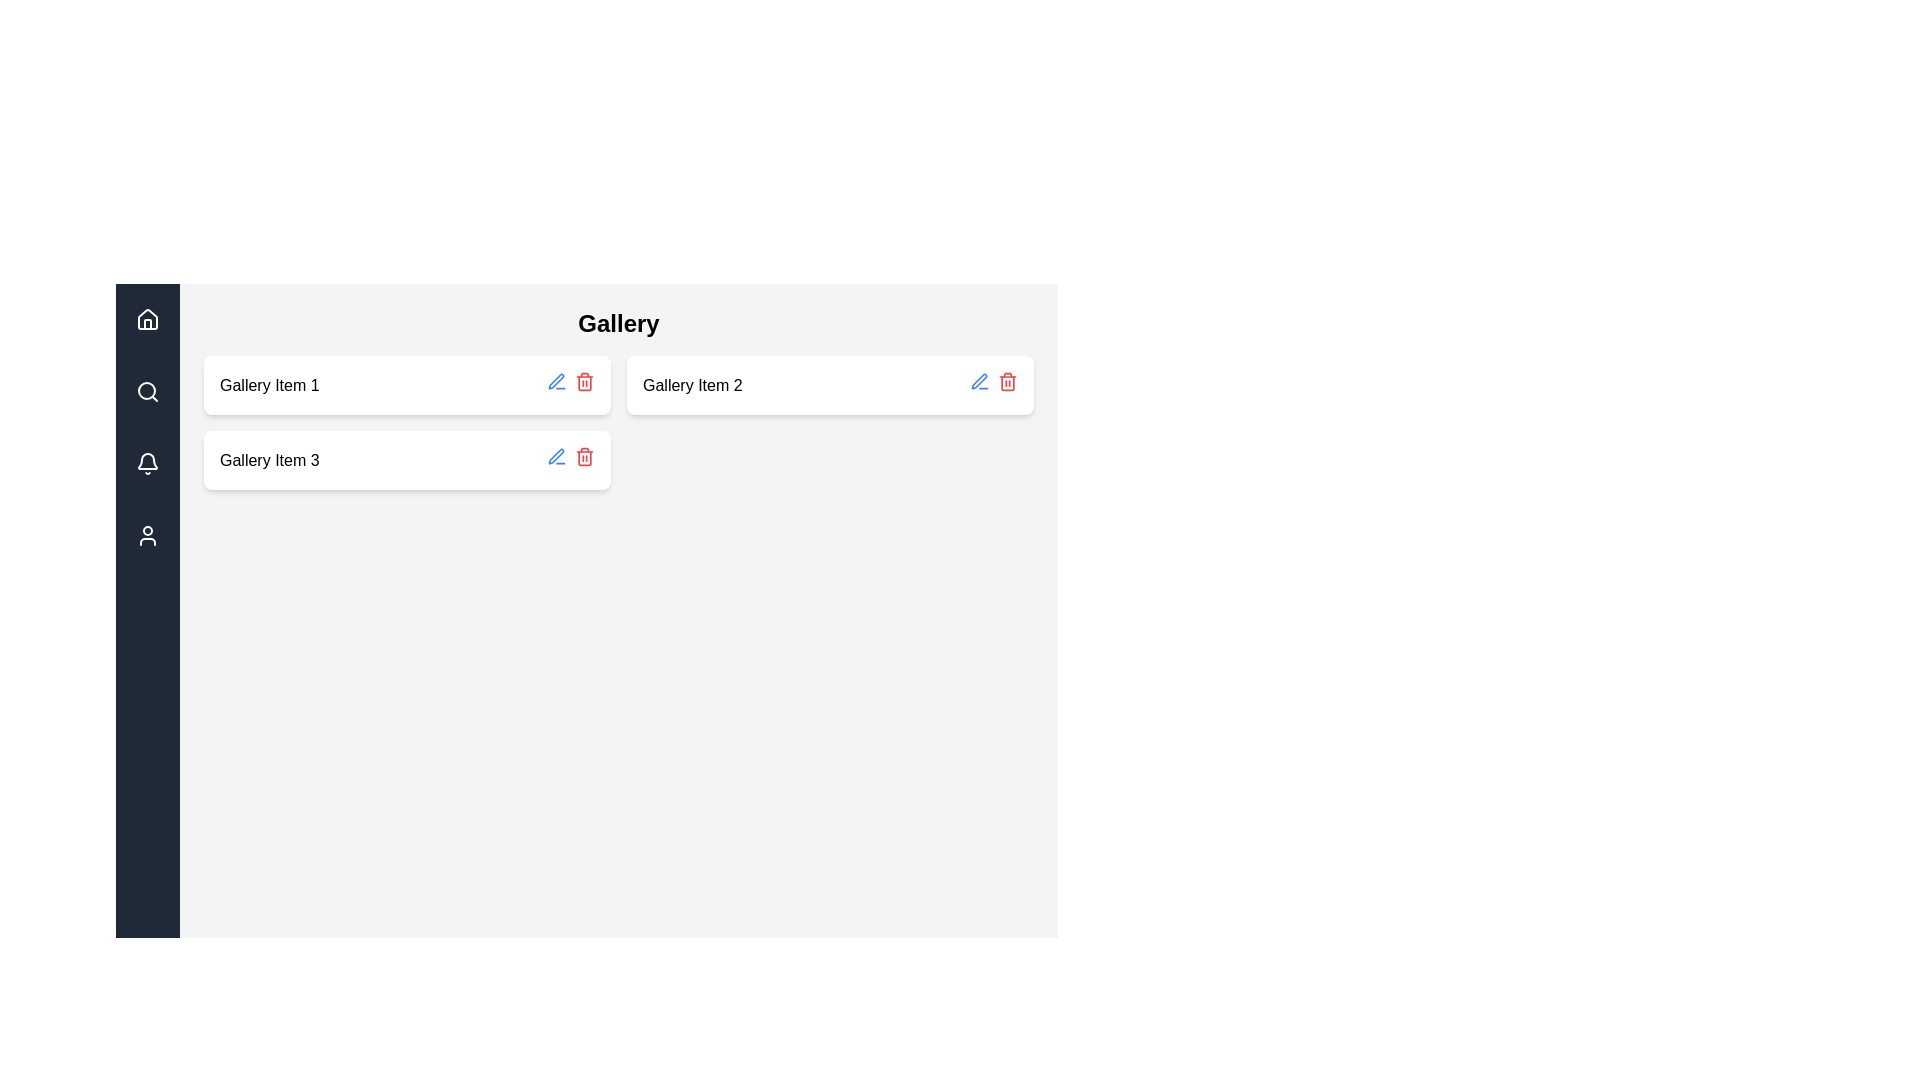 The width and height of the screenshot is (1920, 1080). What do you see at coordinates (147, 535) in the screenshot?
I see `the circular user profile icon at the bottom of the vertical navigation bar` at bounding box center [147, 535].